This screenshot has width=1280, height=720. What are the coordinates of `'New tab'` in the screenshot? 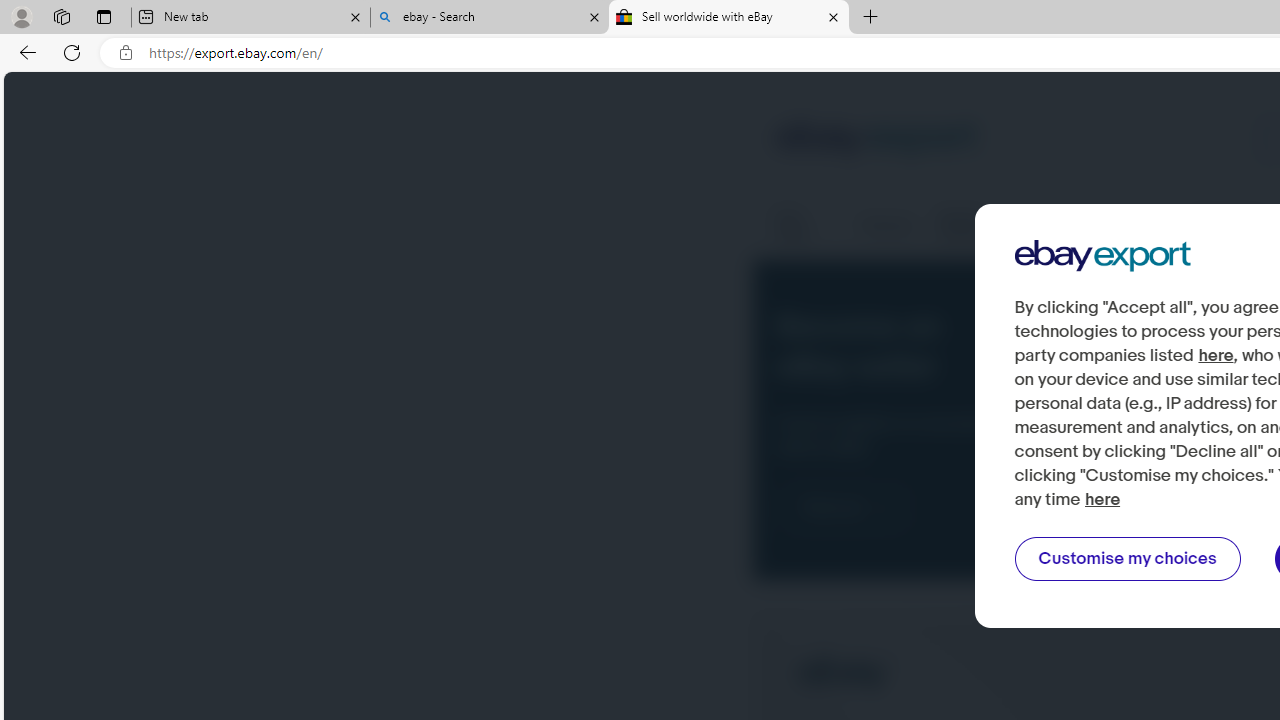 It's located at (249, 17).